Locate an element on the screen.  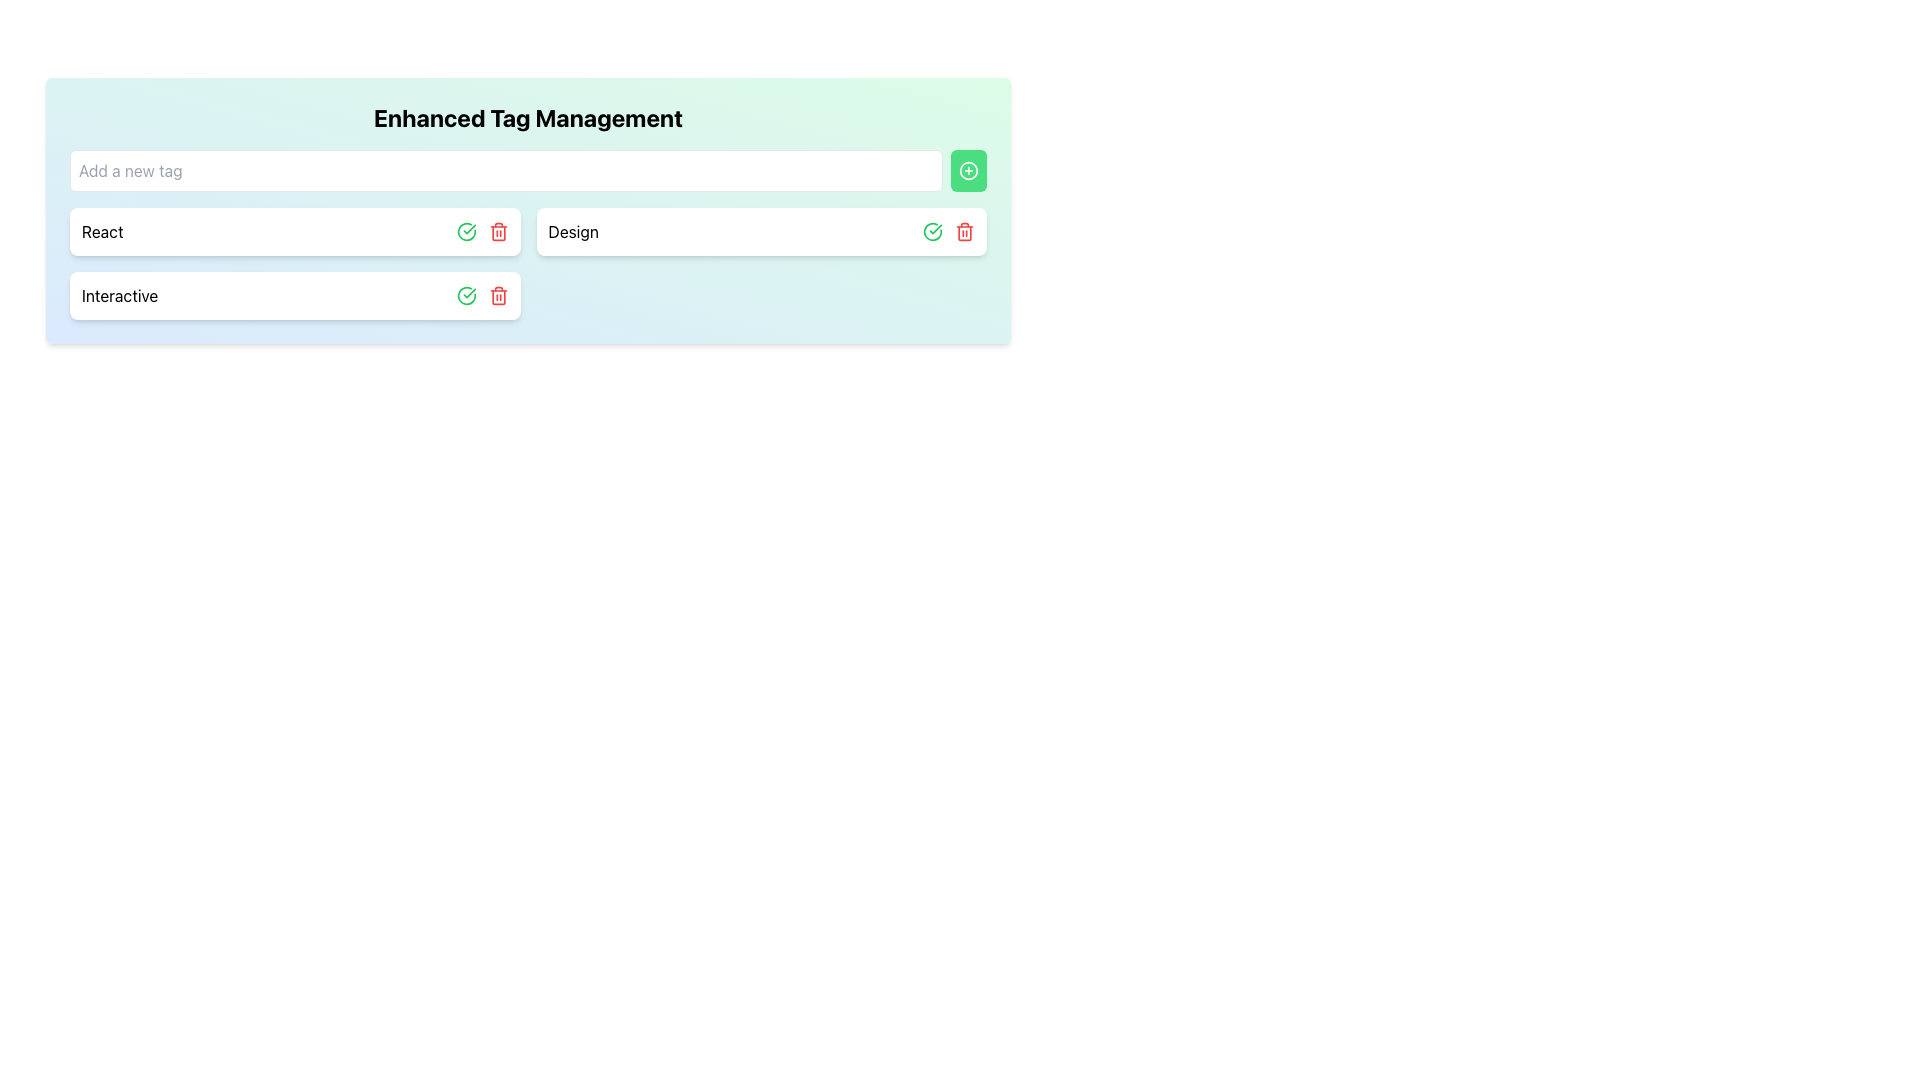
the 'React' tag label is located at coordinates (101, 230).